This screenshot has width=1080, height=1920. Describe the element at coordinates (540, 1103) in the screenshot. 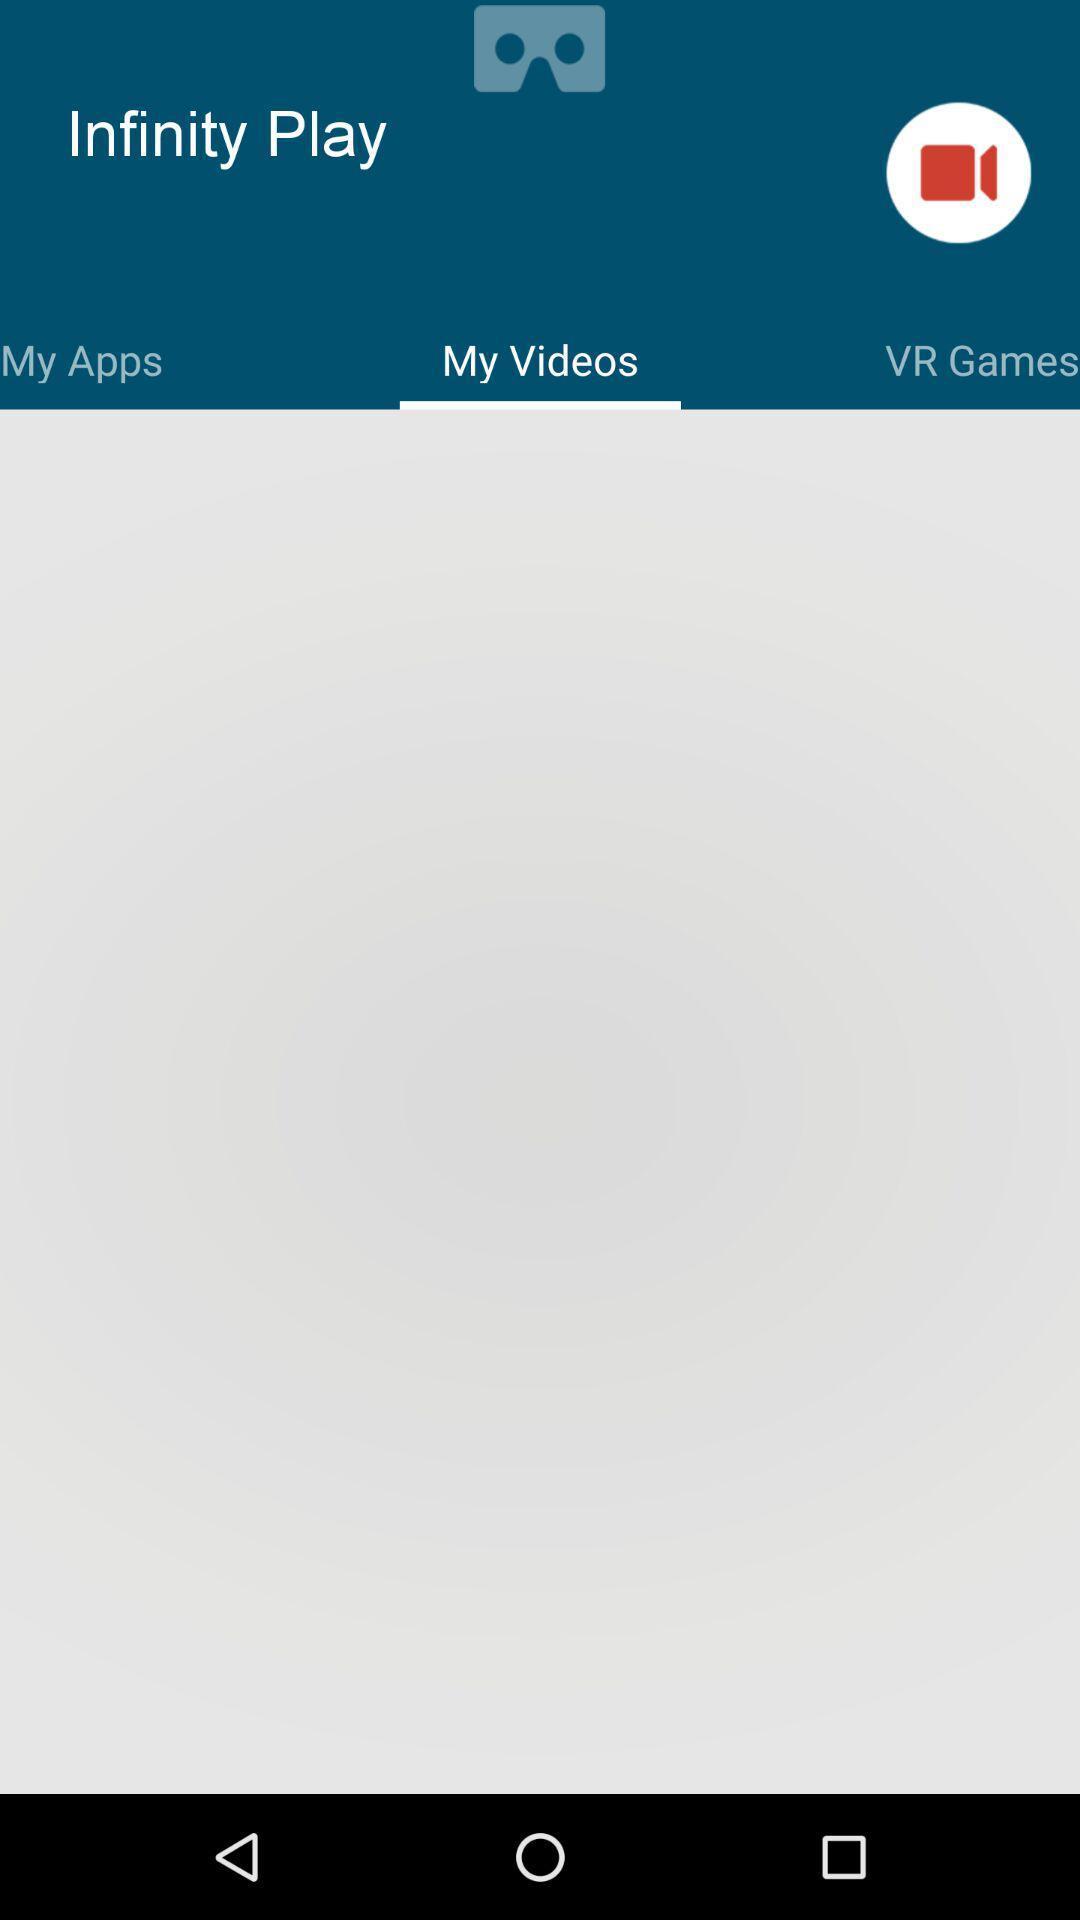

I see `icon below the my apps app` at that location.